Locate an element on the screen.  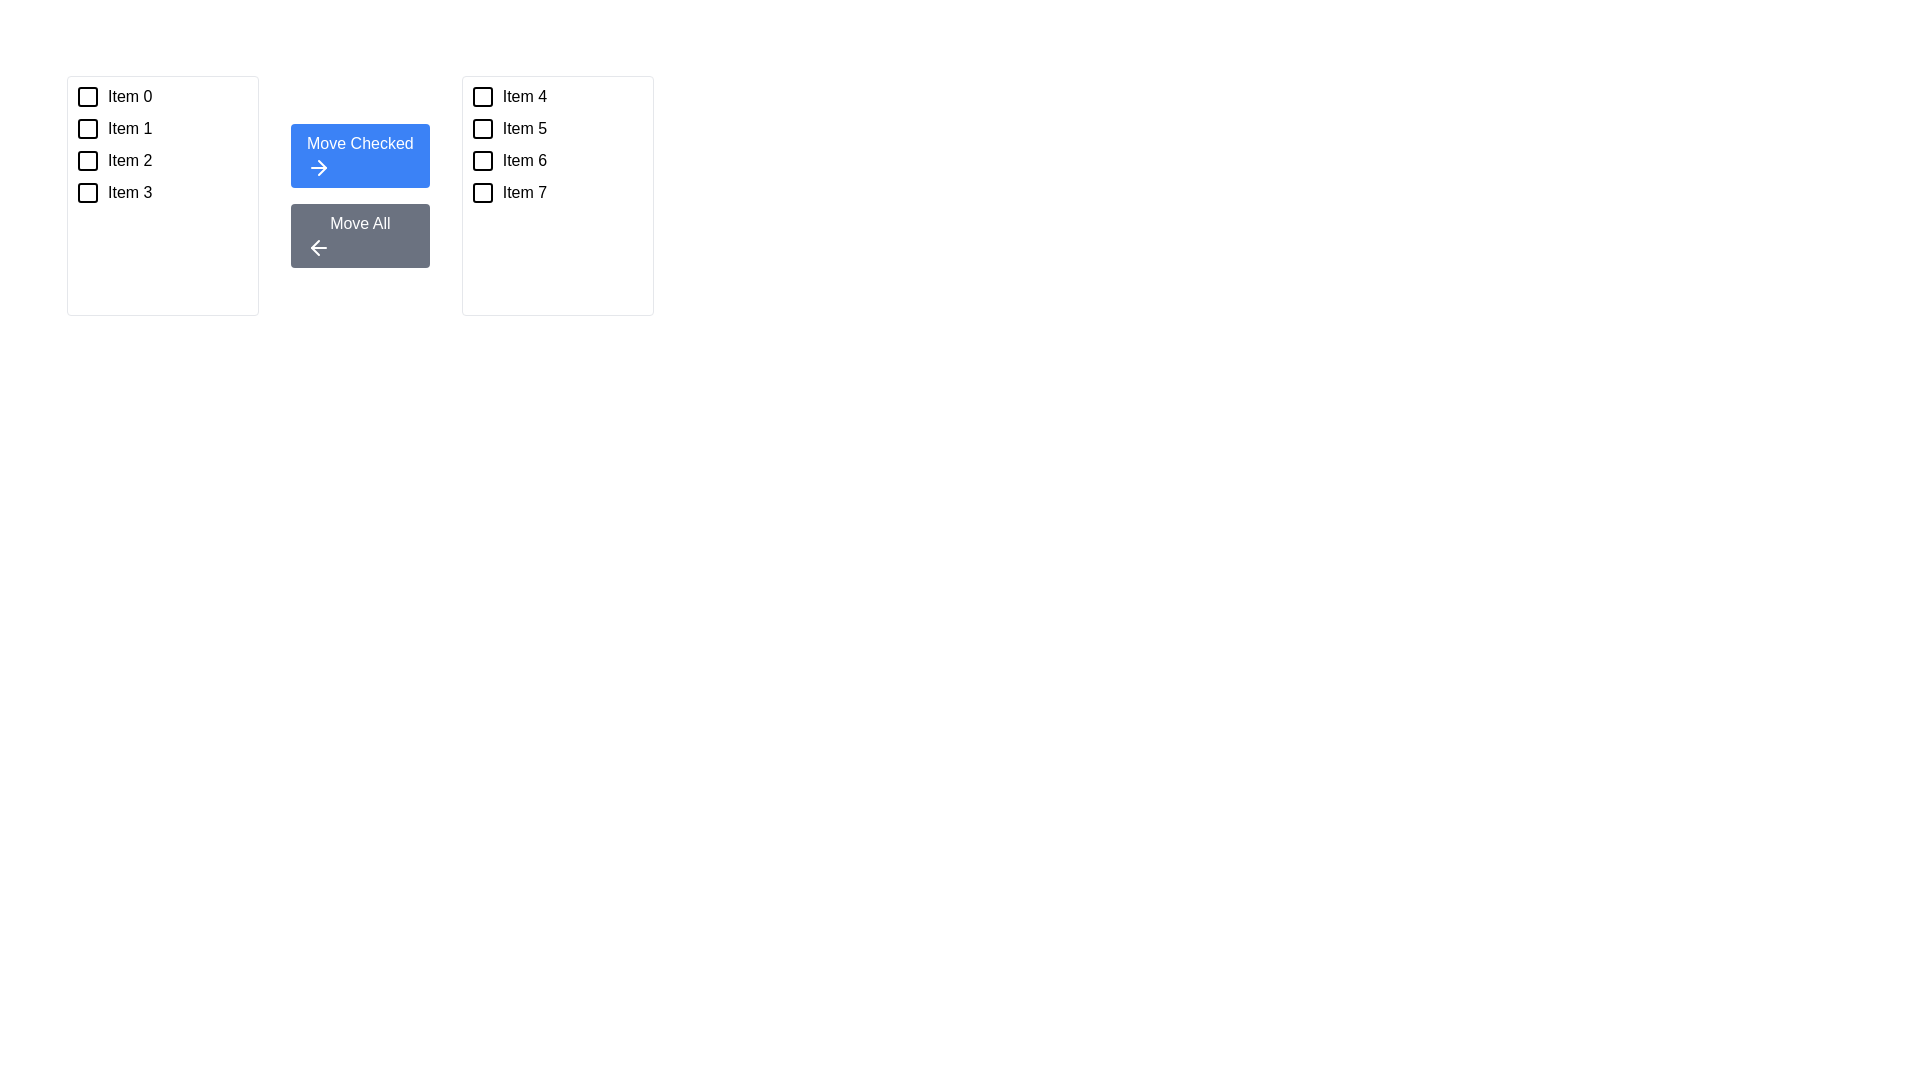
the checkbox next is located at coordinates (482, 96).